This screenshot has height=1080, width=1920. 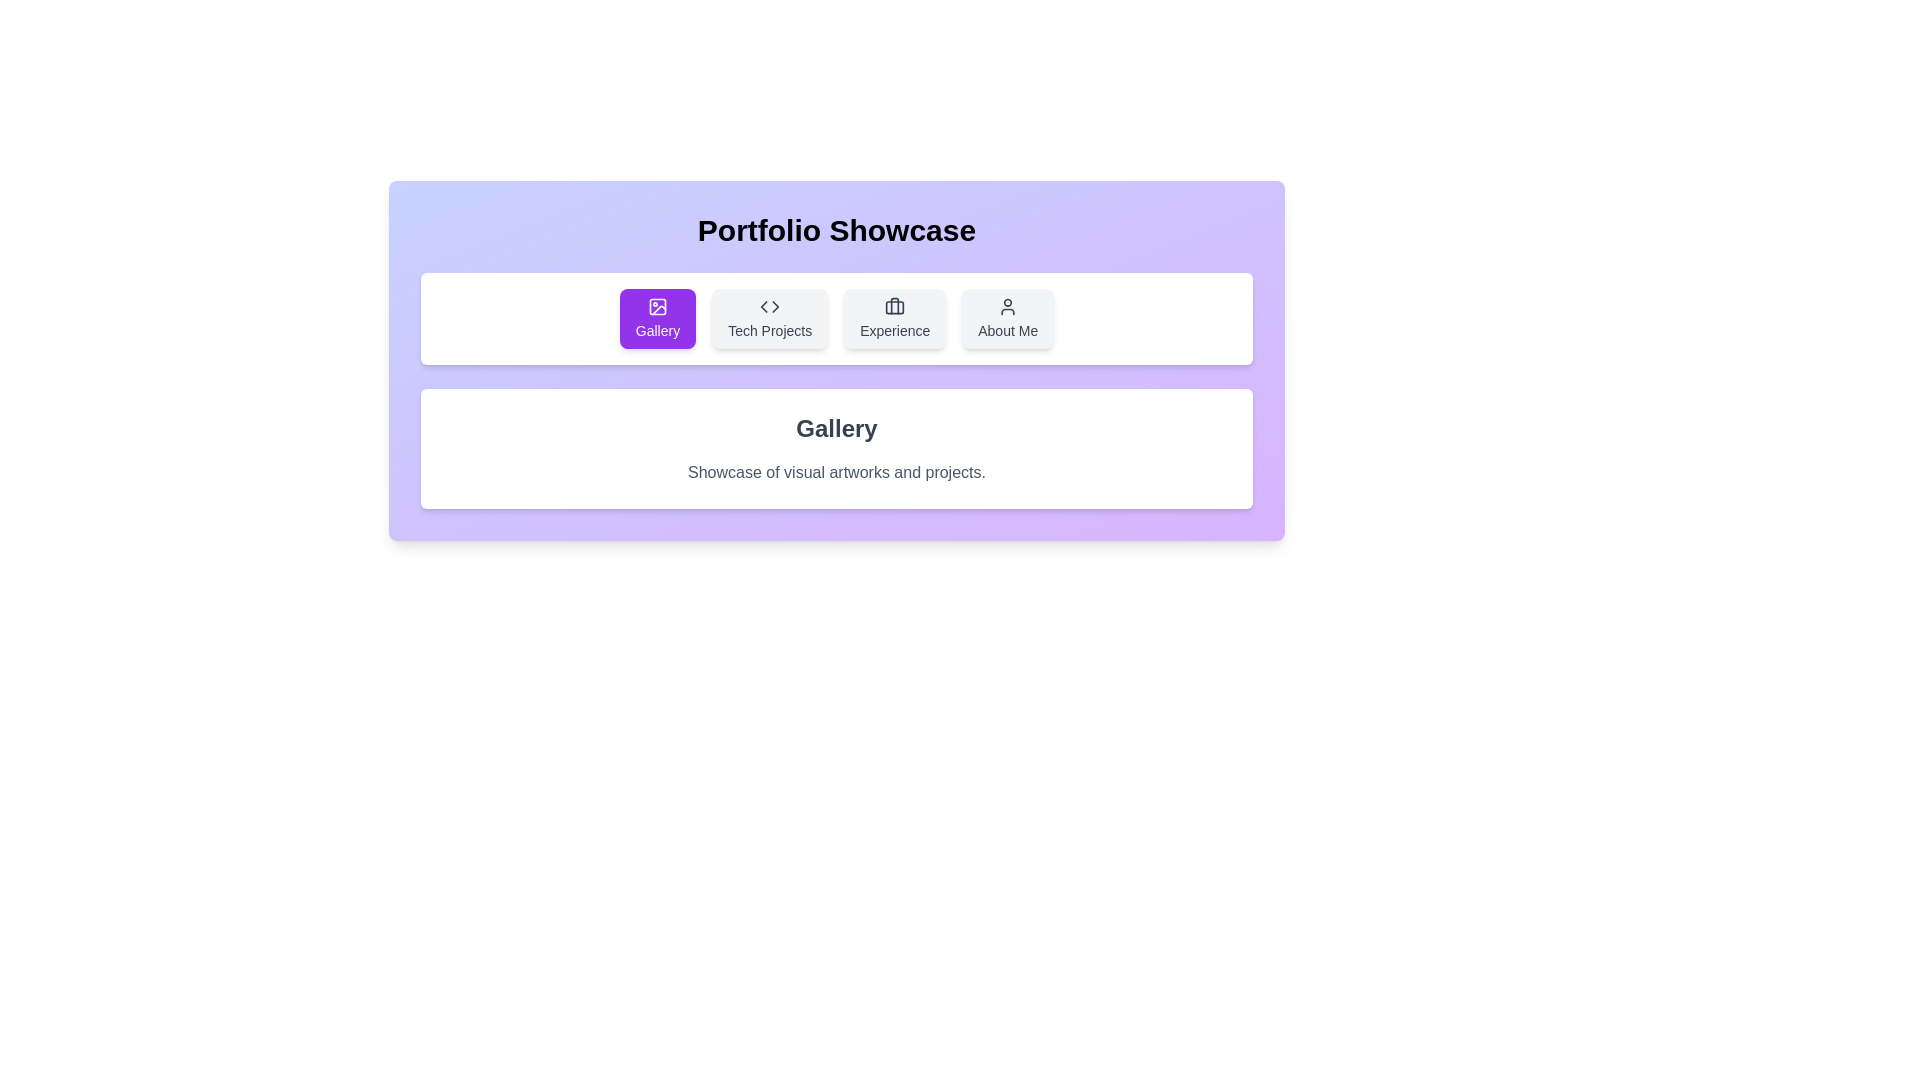 I want to click on the tab labeled 'Experience', so click(x=894, y=318).